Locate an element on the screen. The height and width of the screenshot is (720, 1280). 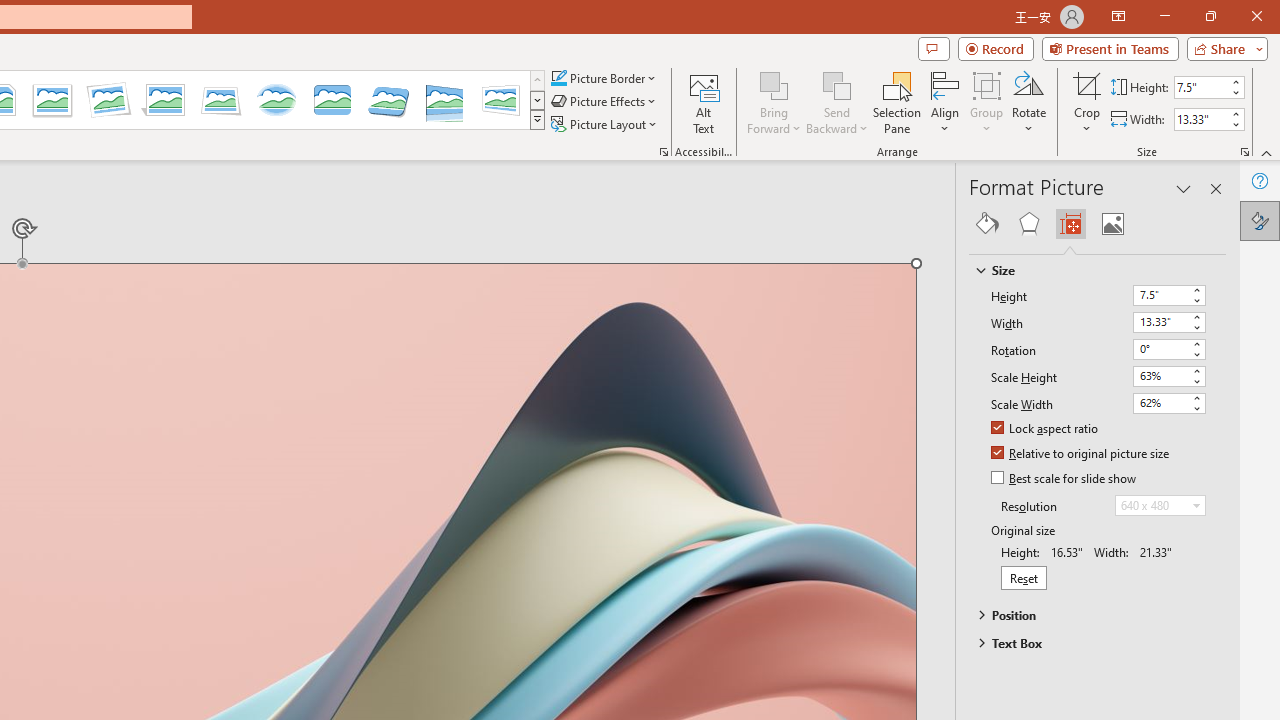
'Rotate' is located at coordinates (1029, 103).